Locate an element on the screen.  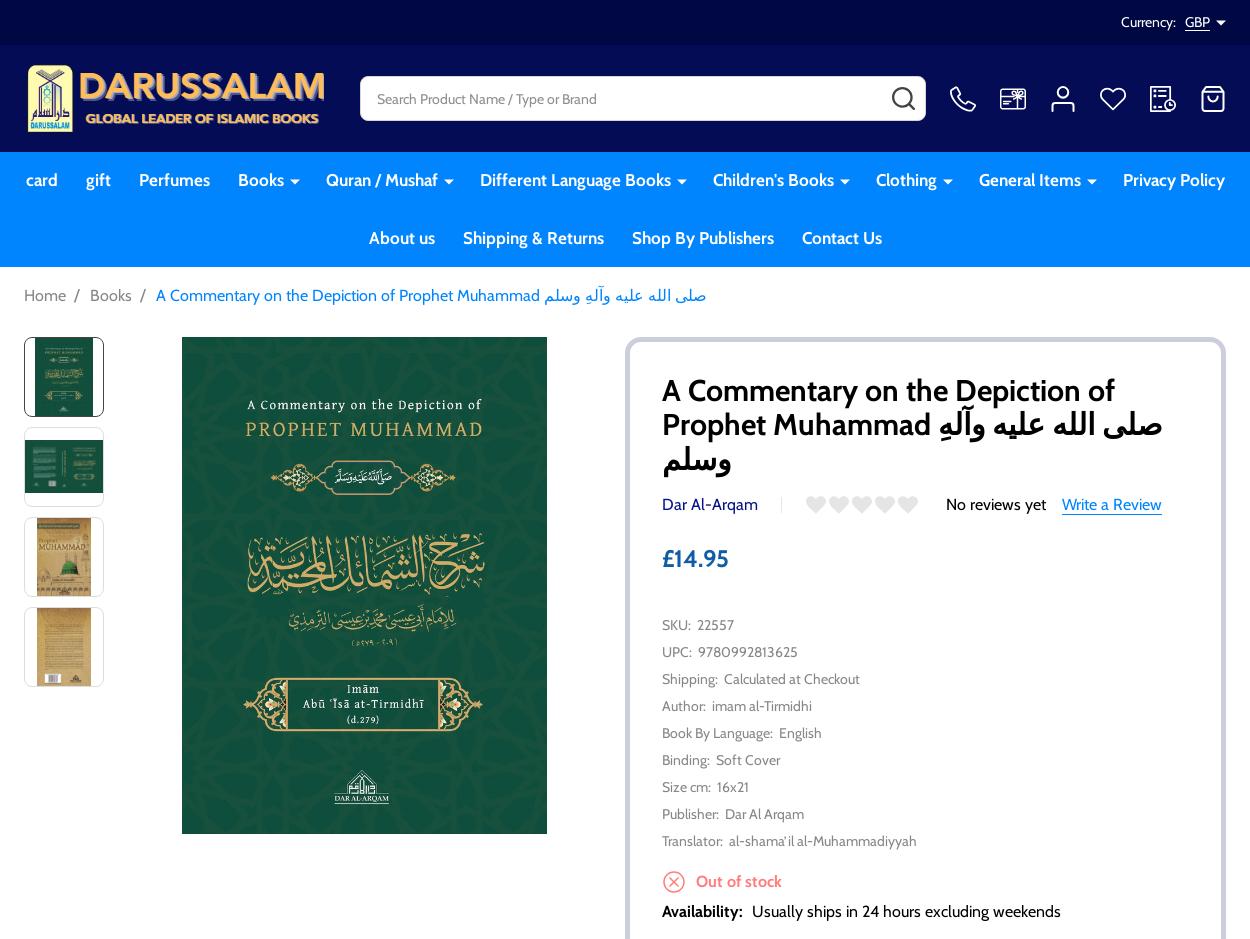
'A Commentary on the Depiction of Prophet Muhammad صلی الله علیه وآلهِ وسلم' is located at coordinates (431, 295).